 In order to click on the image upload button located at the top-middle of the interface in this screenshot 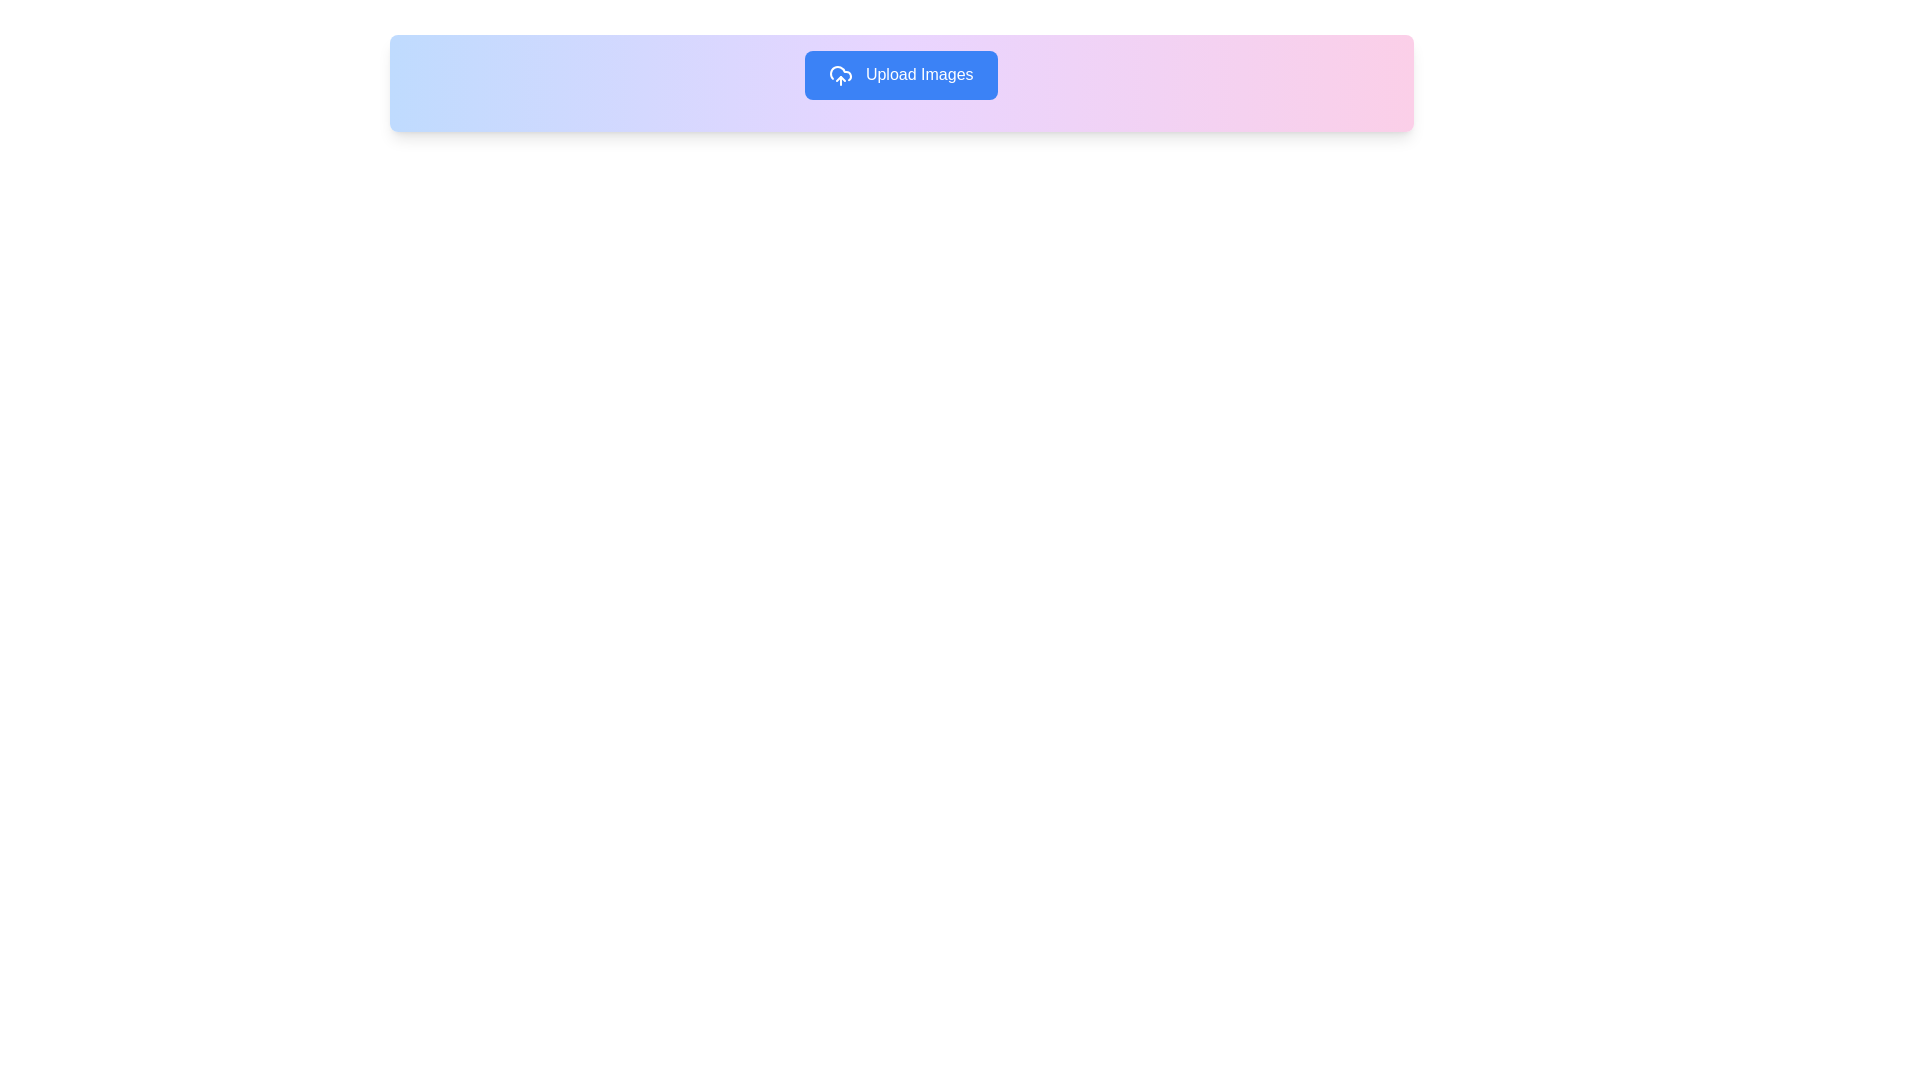, I will do `click(900, 74)`.